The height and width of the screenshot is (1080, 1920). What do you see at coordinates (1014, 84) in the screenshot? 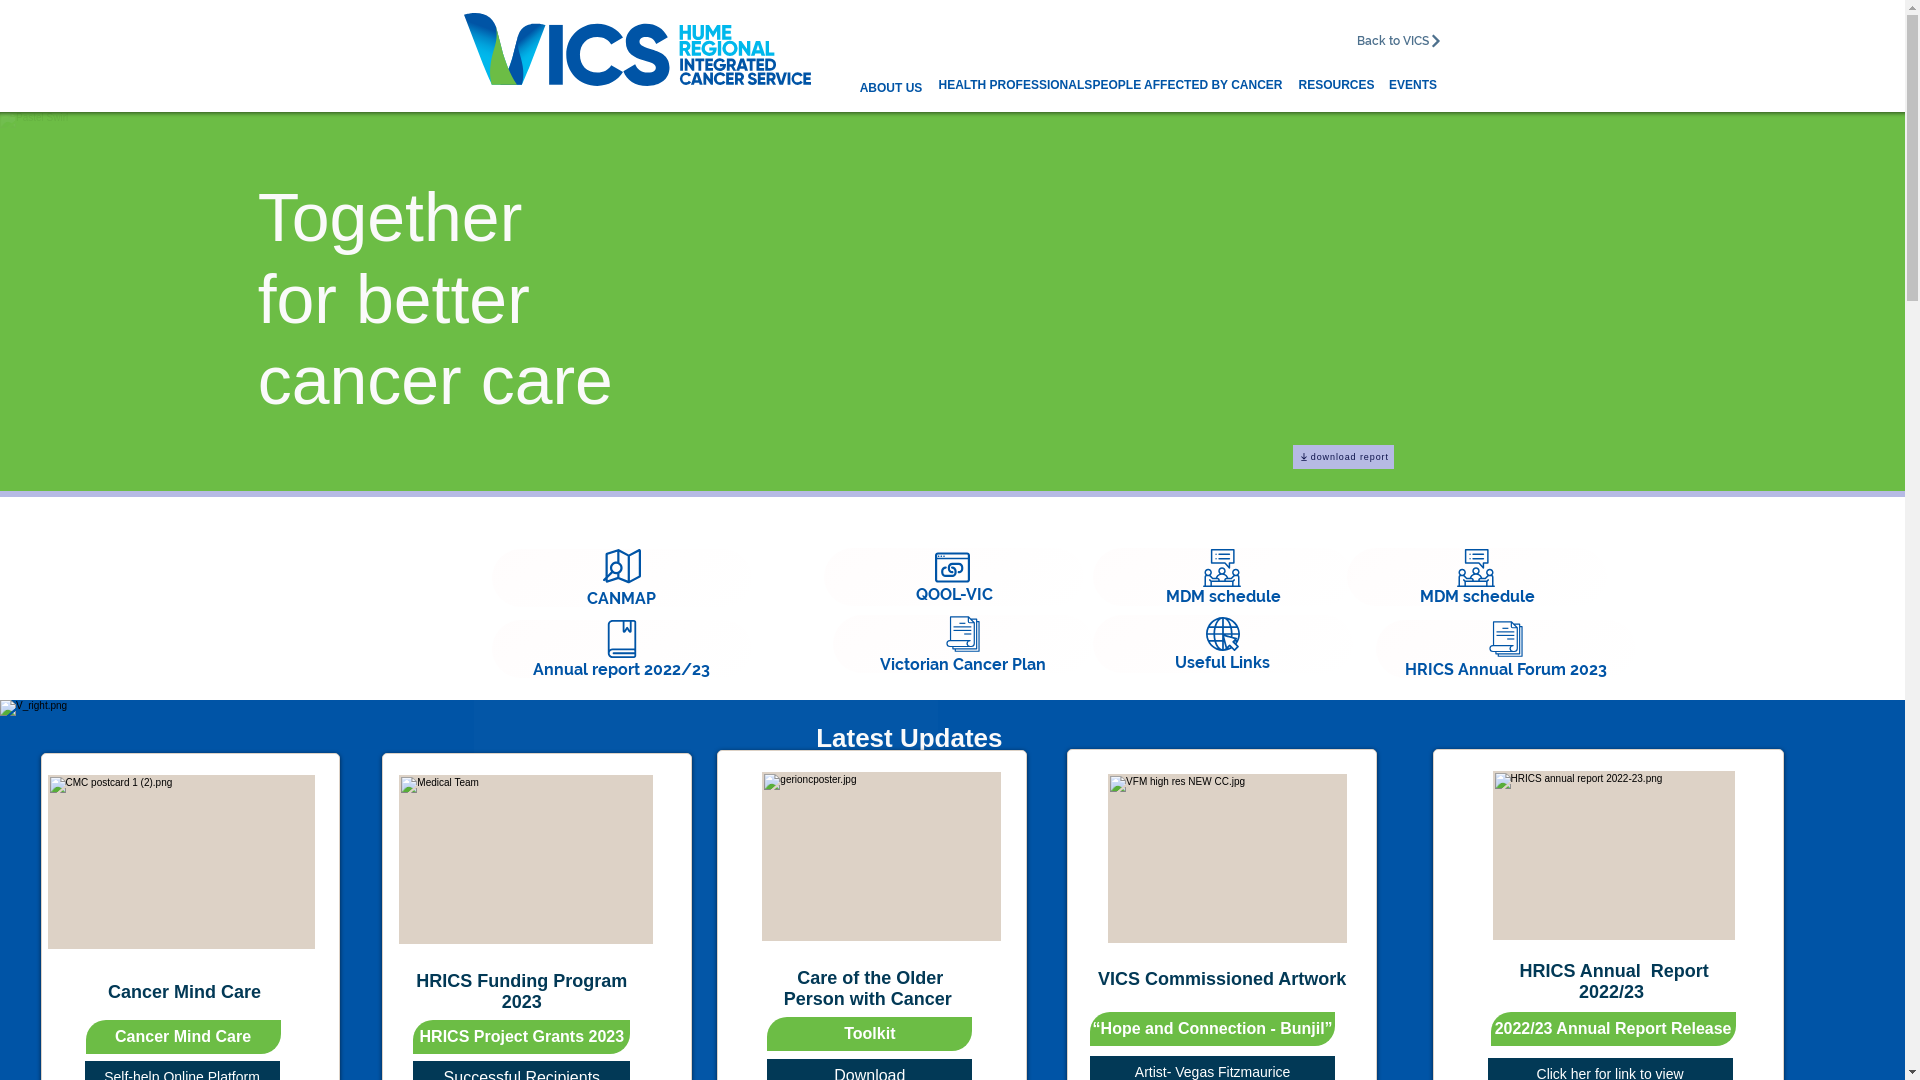
I see `'HEALTH PROFESSIONALS'` at bounding box center [1014, 84].